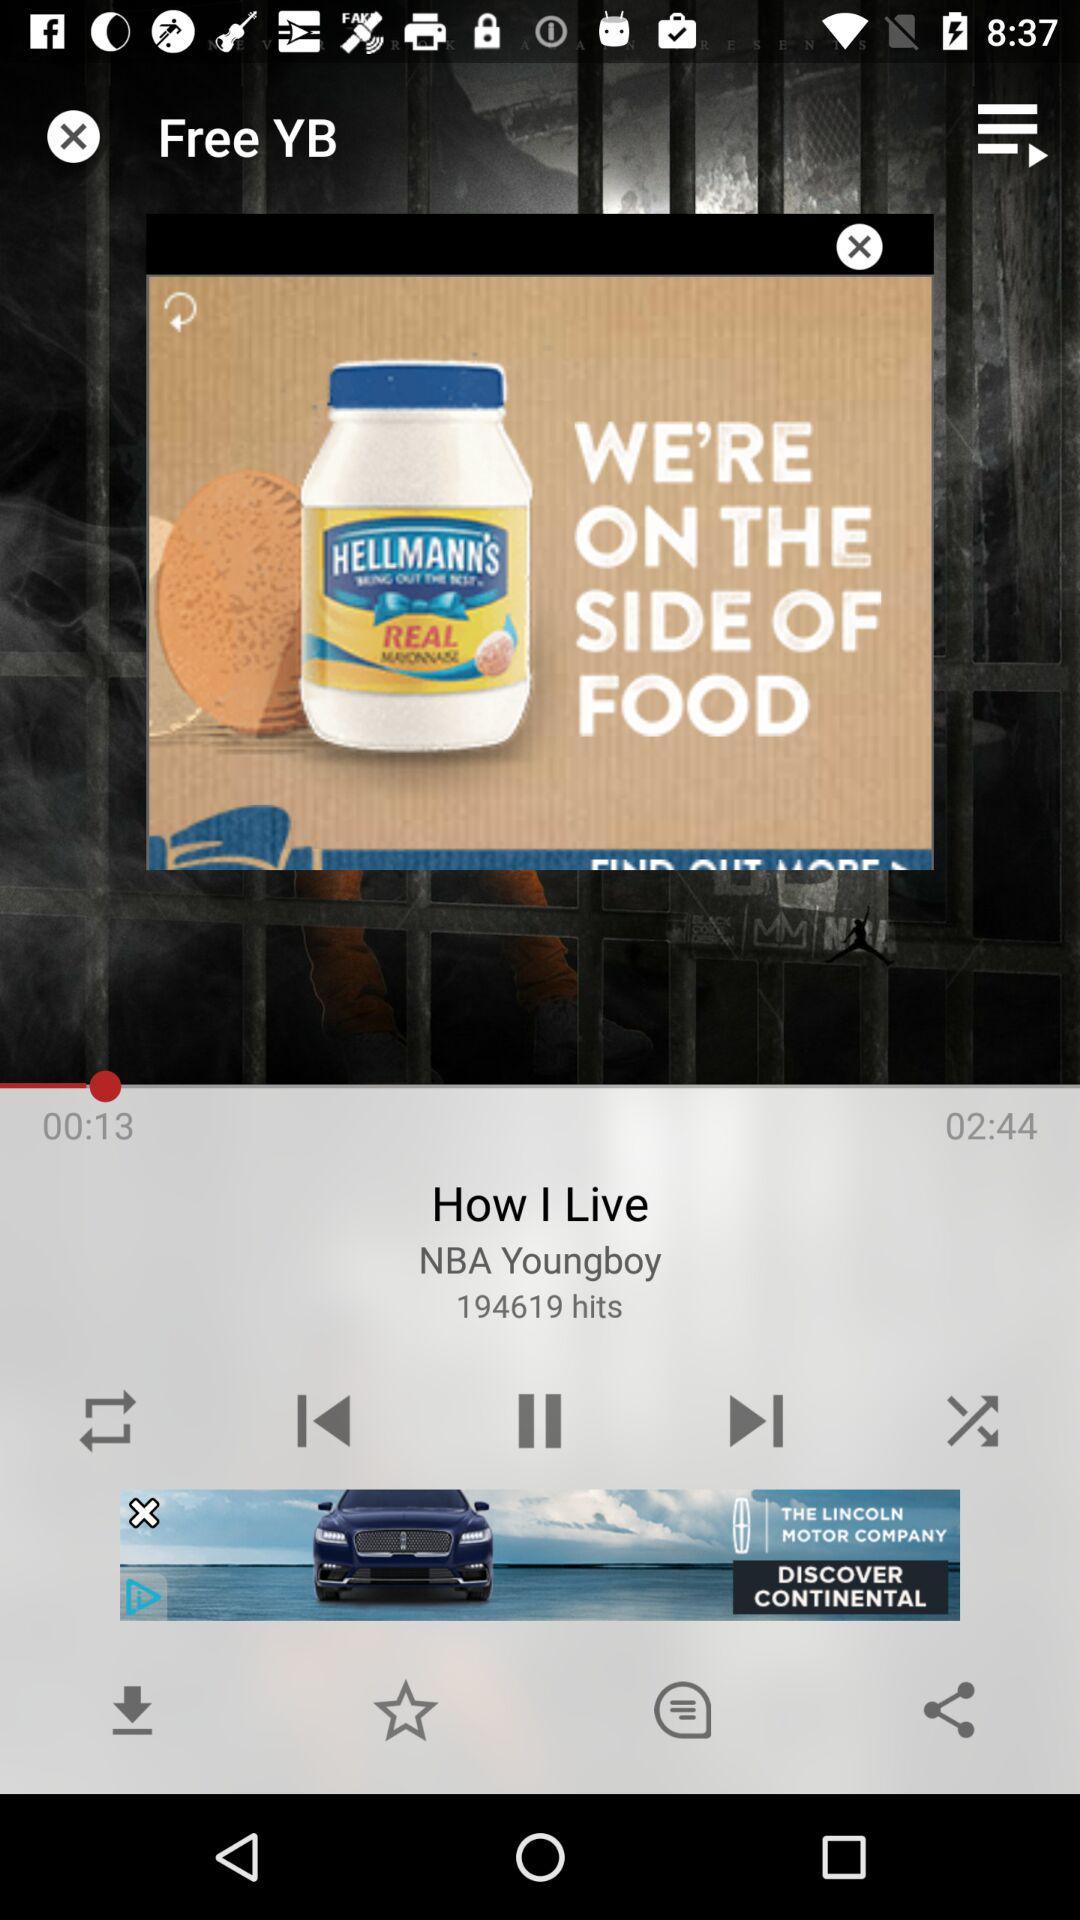 The image size is (1080, 1920). I want to click on the file_download icon, so click(132, 1708).